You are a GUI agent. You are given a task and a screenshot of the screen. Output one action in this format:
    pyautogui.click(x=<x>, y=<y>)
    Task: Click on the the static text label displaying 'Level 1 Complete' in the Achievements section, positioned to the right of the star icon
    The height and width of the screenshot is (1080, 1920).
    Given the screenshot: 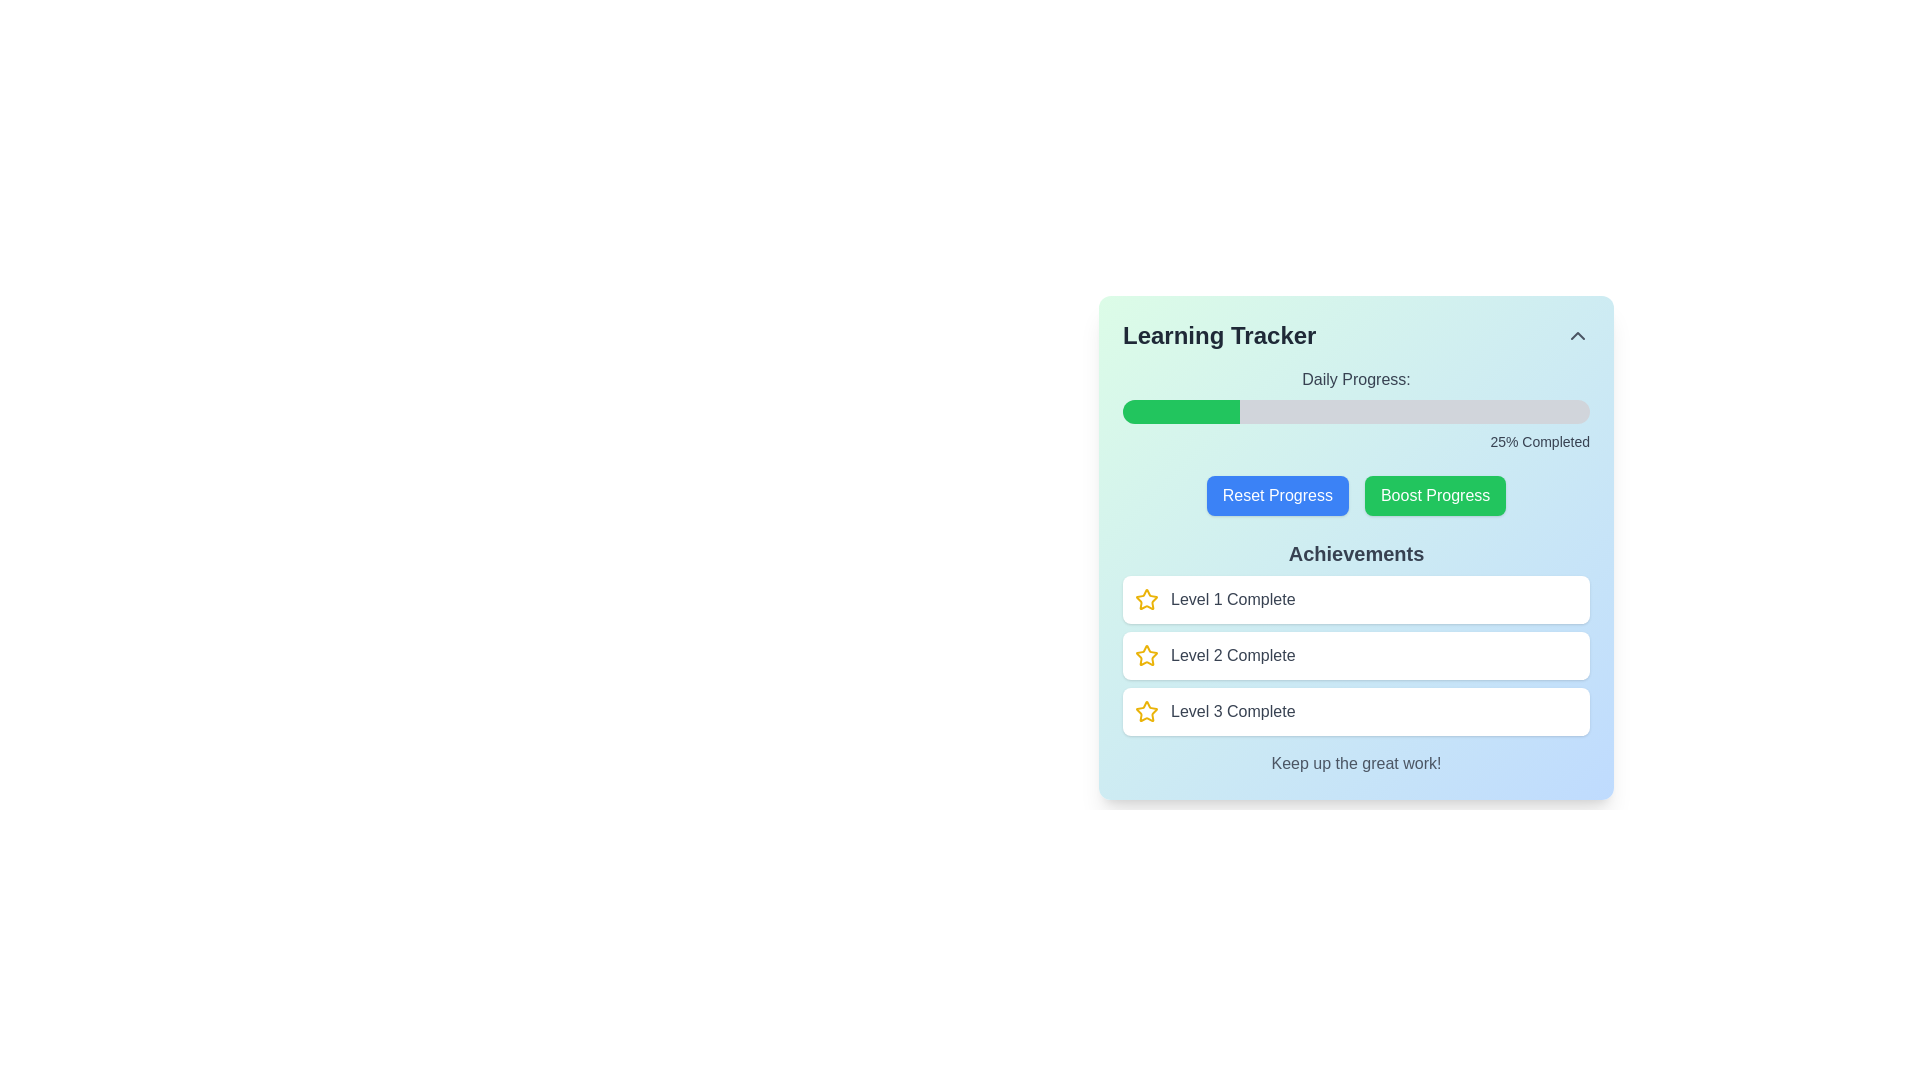 What is the action you would take?
    pyautogui.click(x=1232, y=599)
    